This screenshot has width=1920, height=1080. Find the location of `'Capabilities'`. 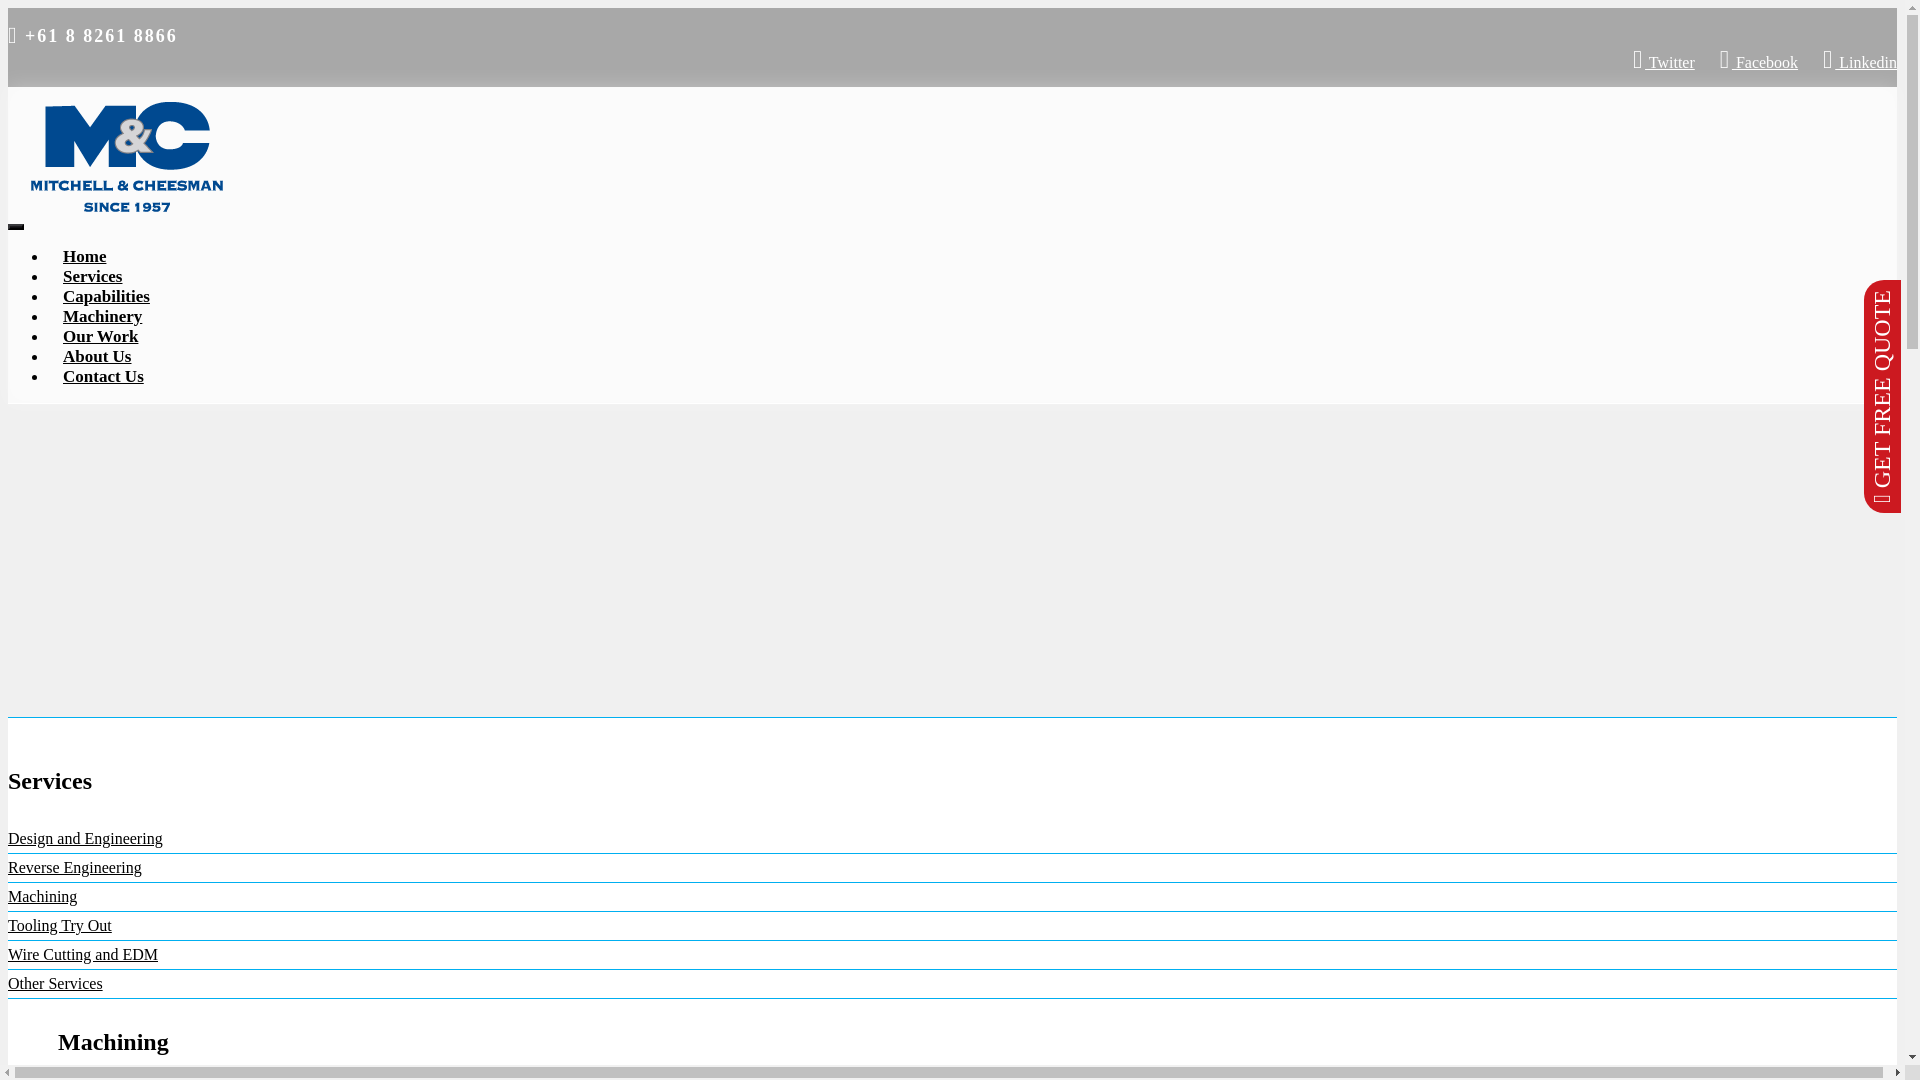

'Capabilities' is located at coordinates (105, 296).